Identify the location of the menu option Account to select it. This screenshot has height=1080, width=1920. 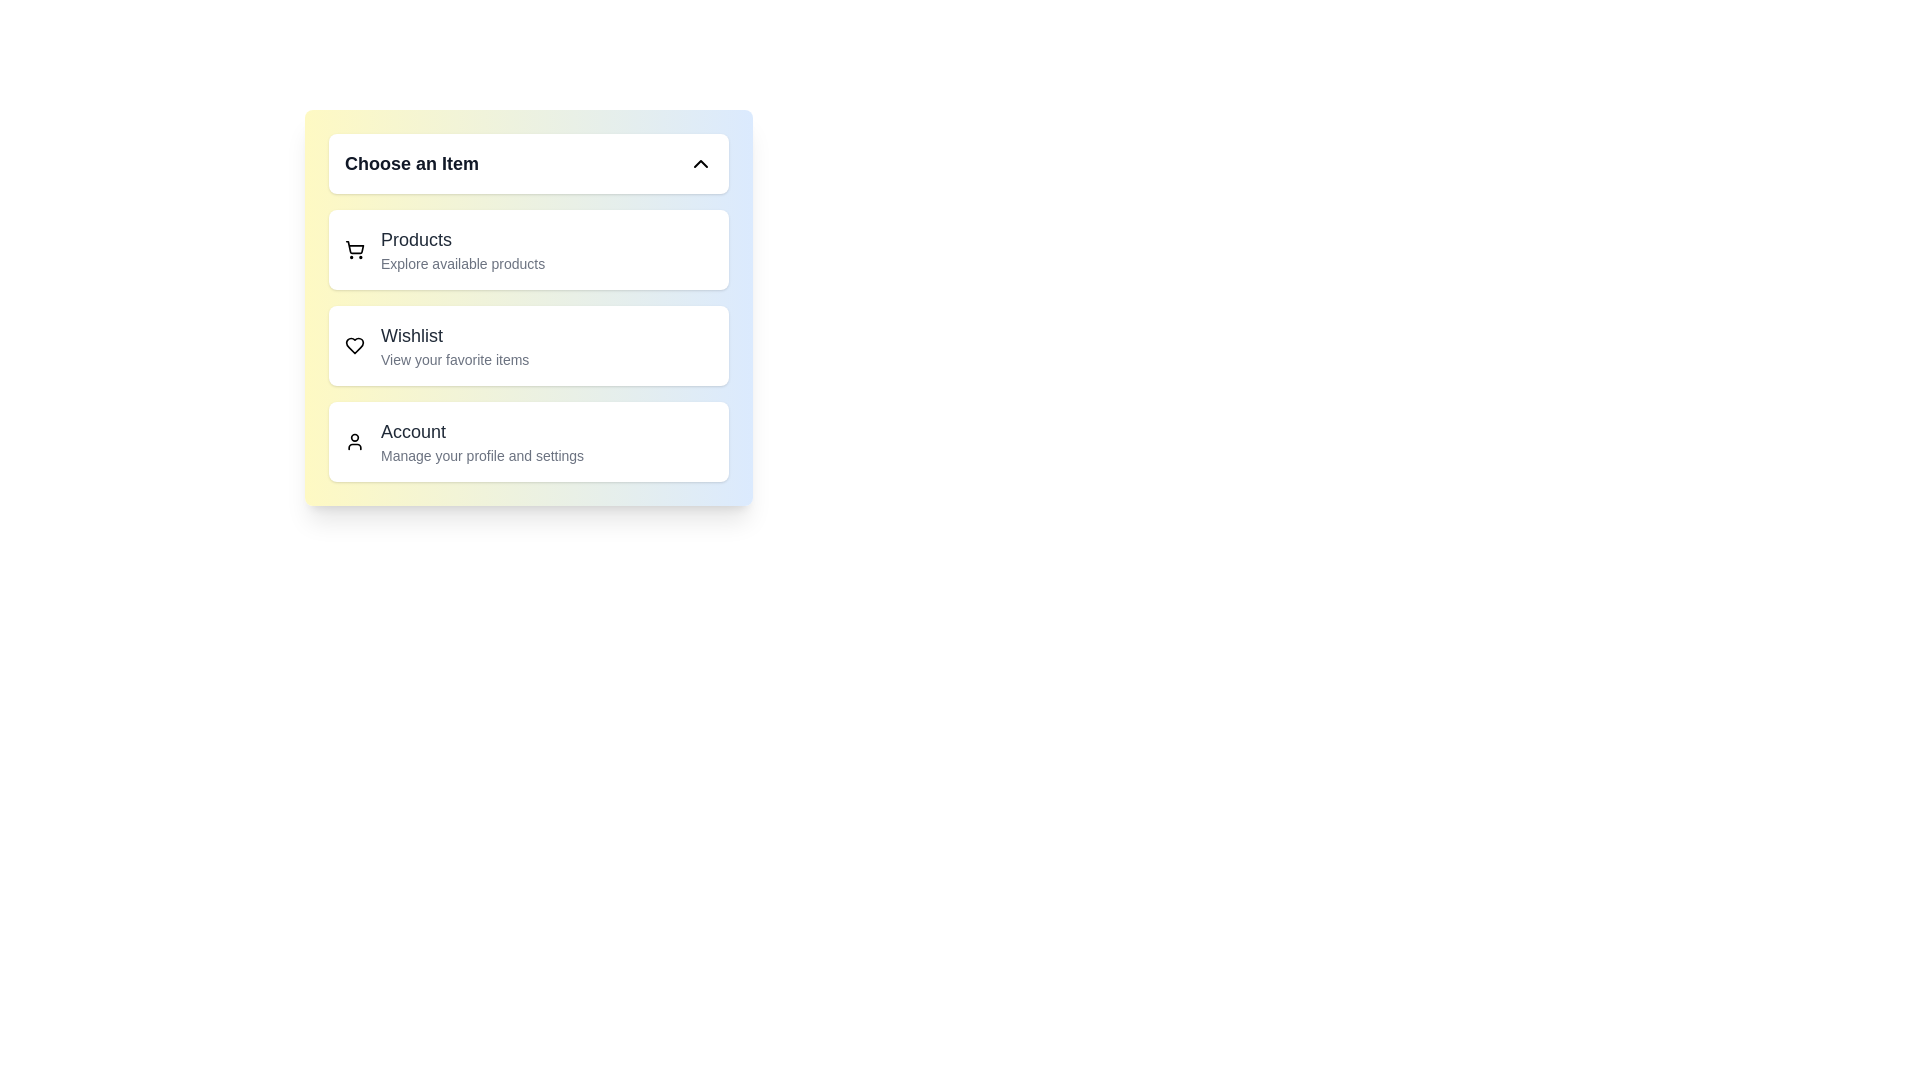
(528, 441).